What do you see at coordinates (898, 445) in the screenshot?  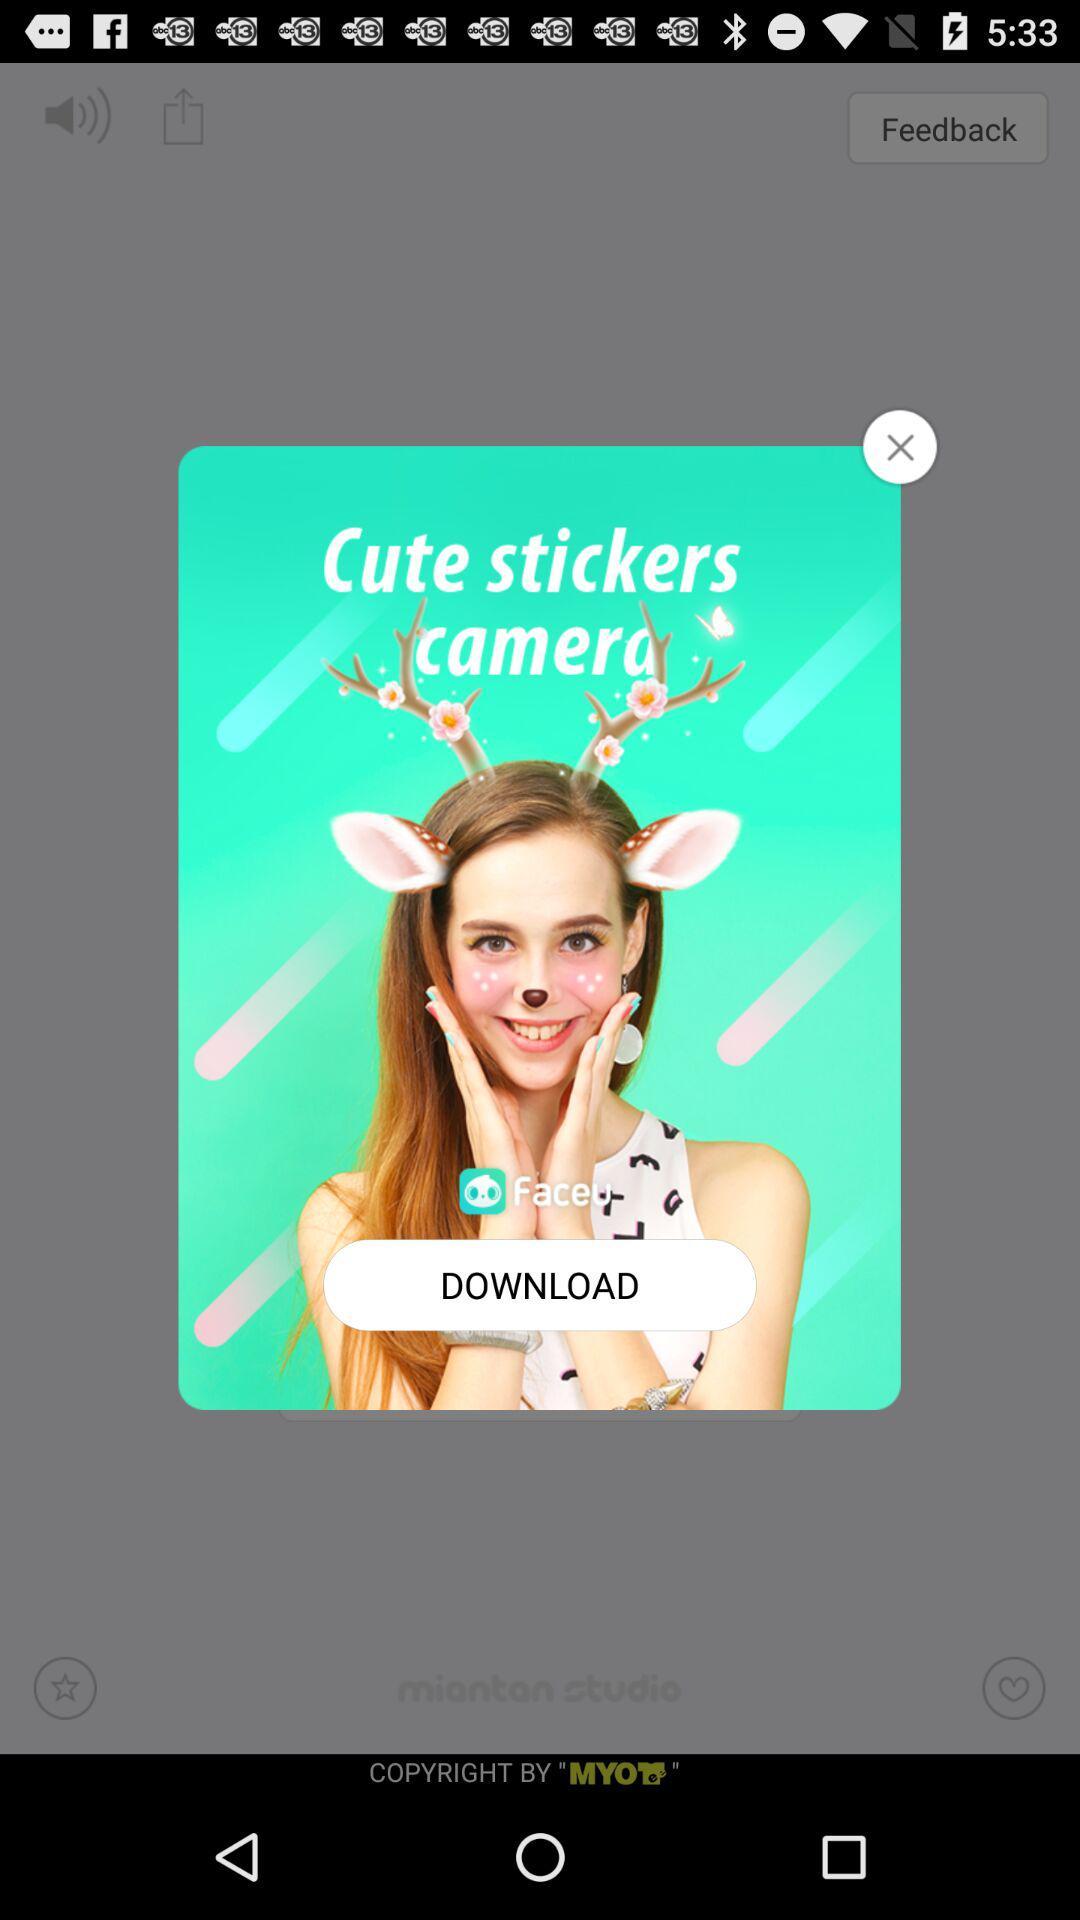 I see `the icon at the top right corner` at bounding box center [898, 445].